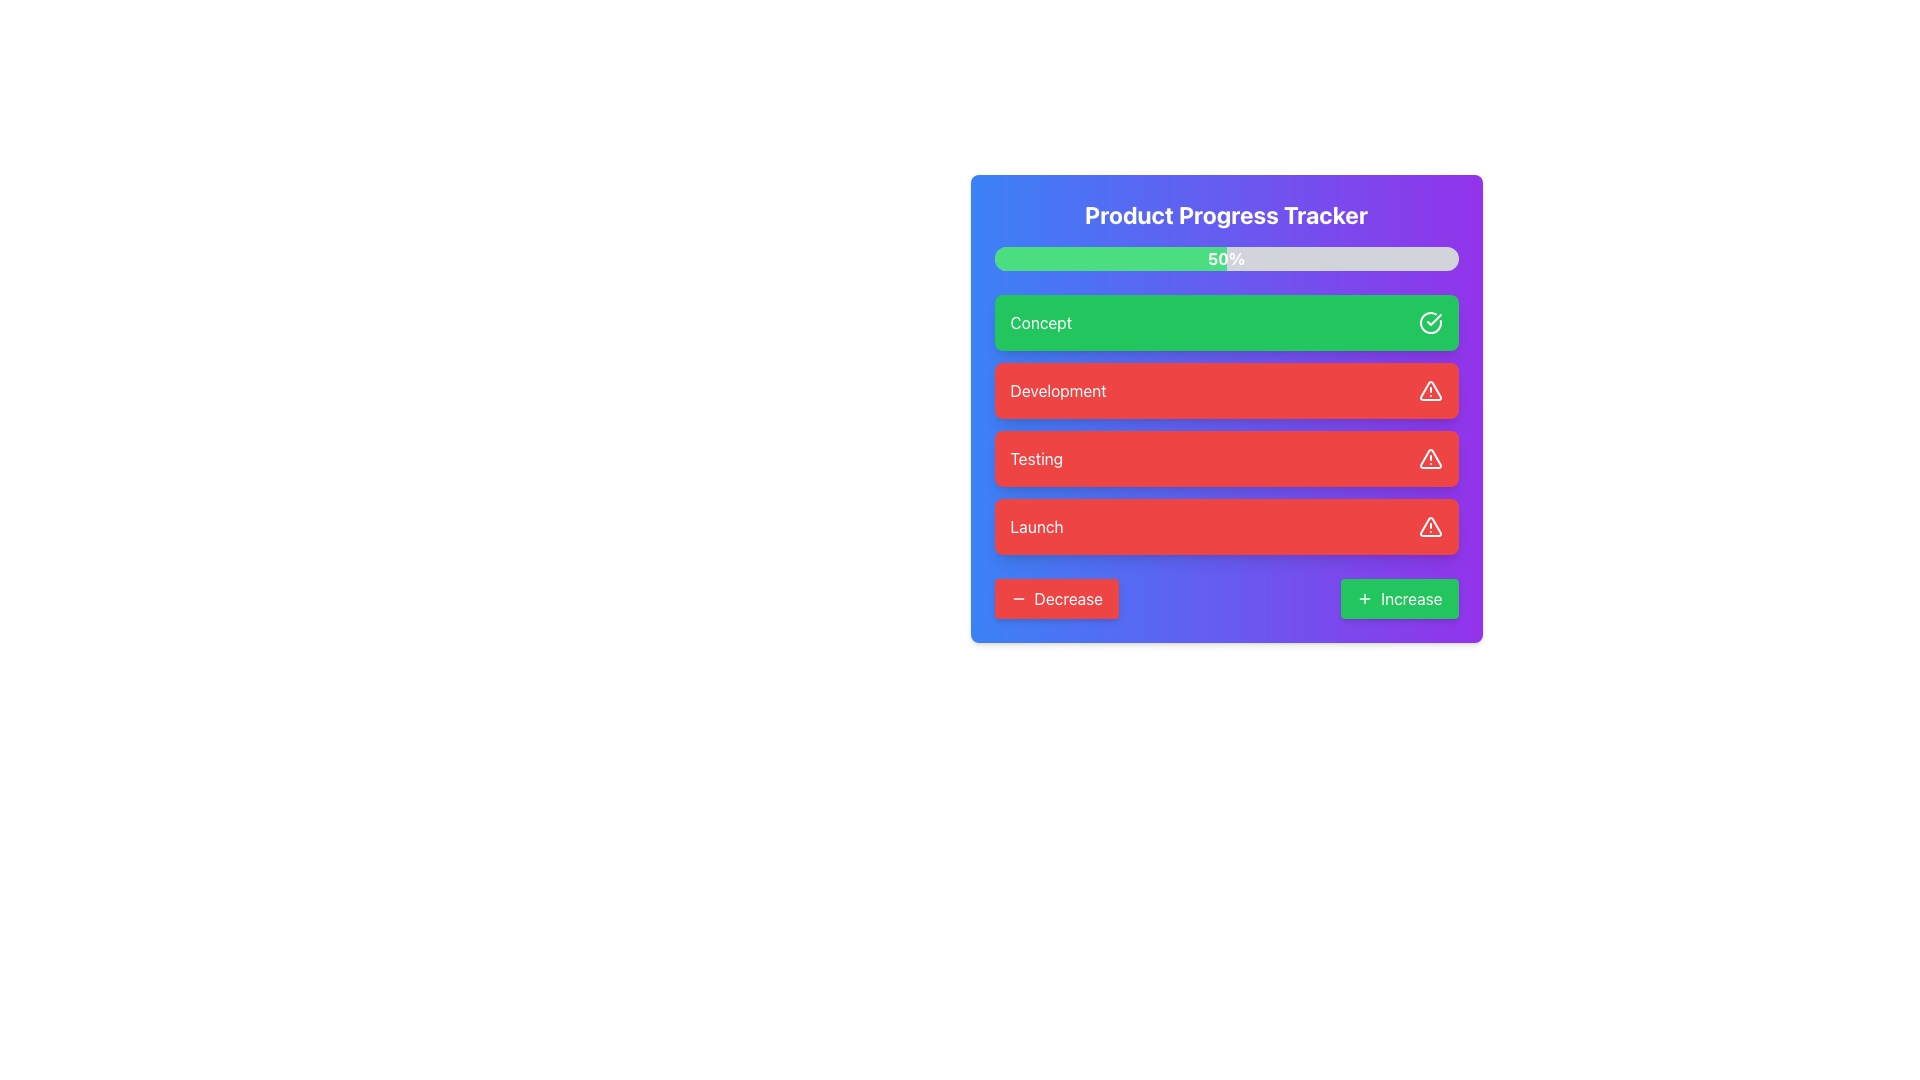  What do you see at coordinates (1036, 526) in the screenshot?
I see `the 'Launch' label, which is displayed in white on a red rectangular background with rounded corners, located in the fourth row of the progress stages list` at bounding box center [1036, 526].